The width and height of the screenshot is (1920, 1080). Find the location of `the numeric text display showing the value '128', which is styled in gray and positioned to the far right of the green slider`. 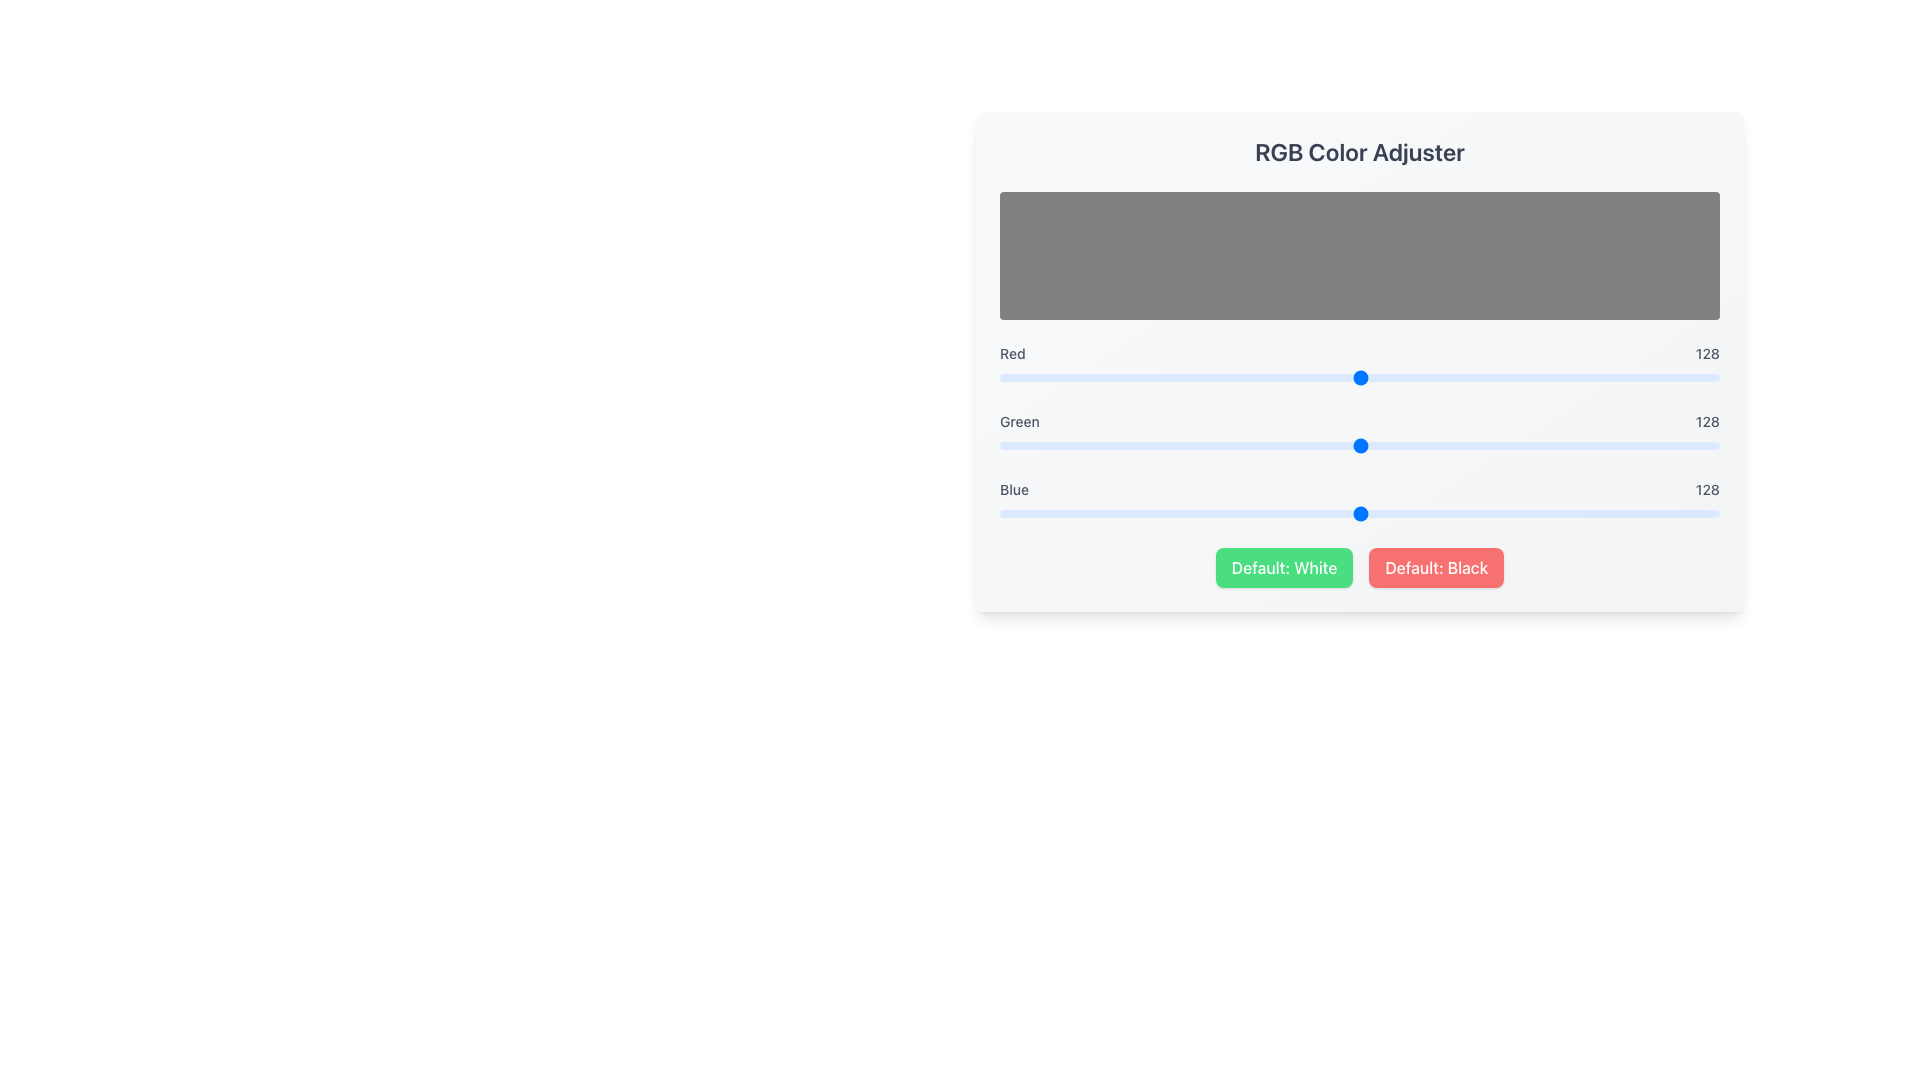

the numeric text display showing the value '128', which is styled in gray and positioned to the far right of the green slider is located at coordinates (1707, 420).